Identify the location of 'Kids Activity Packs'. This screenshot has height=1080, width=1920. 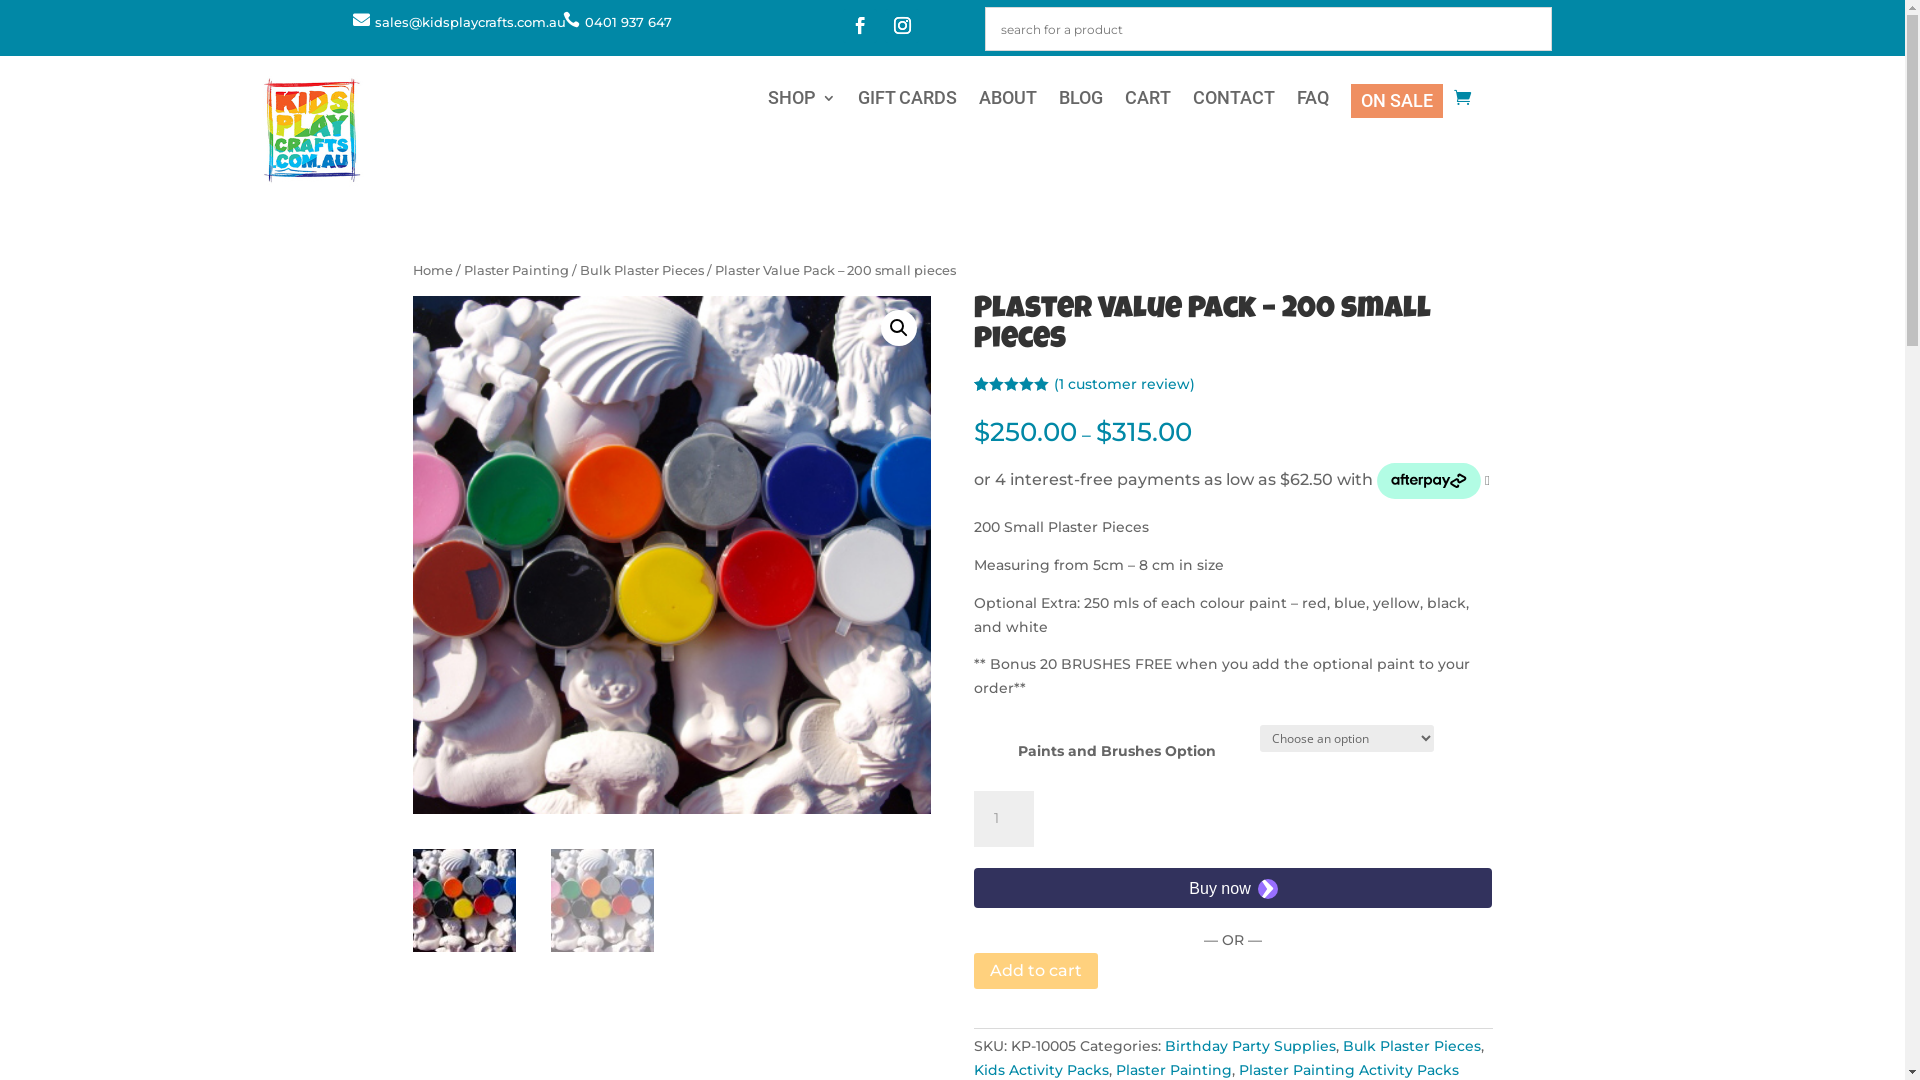
(1040, 1068).